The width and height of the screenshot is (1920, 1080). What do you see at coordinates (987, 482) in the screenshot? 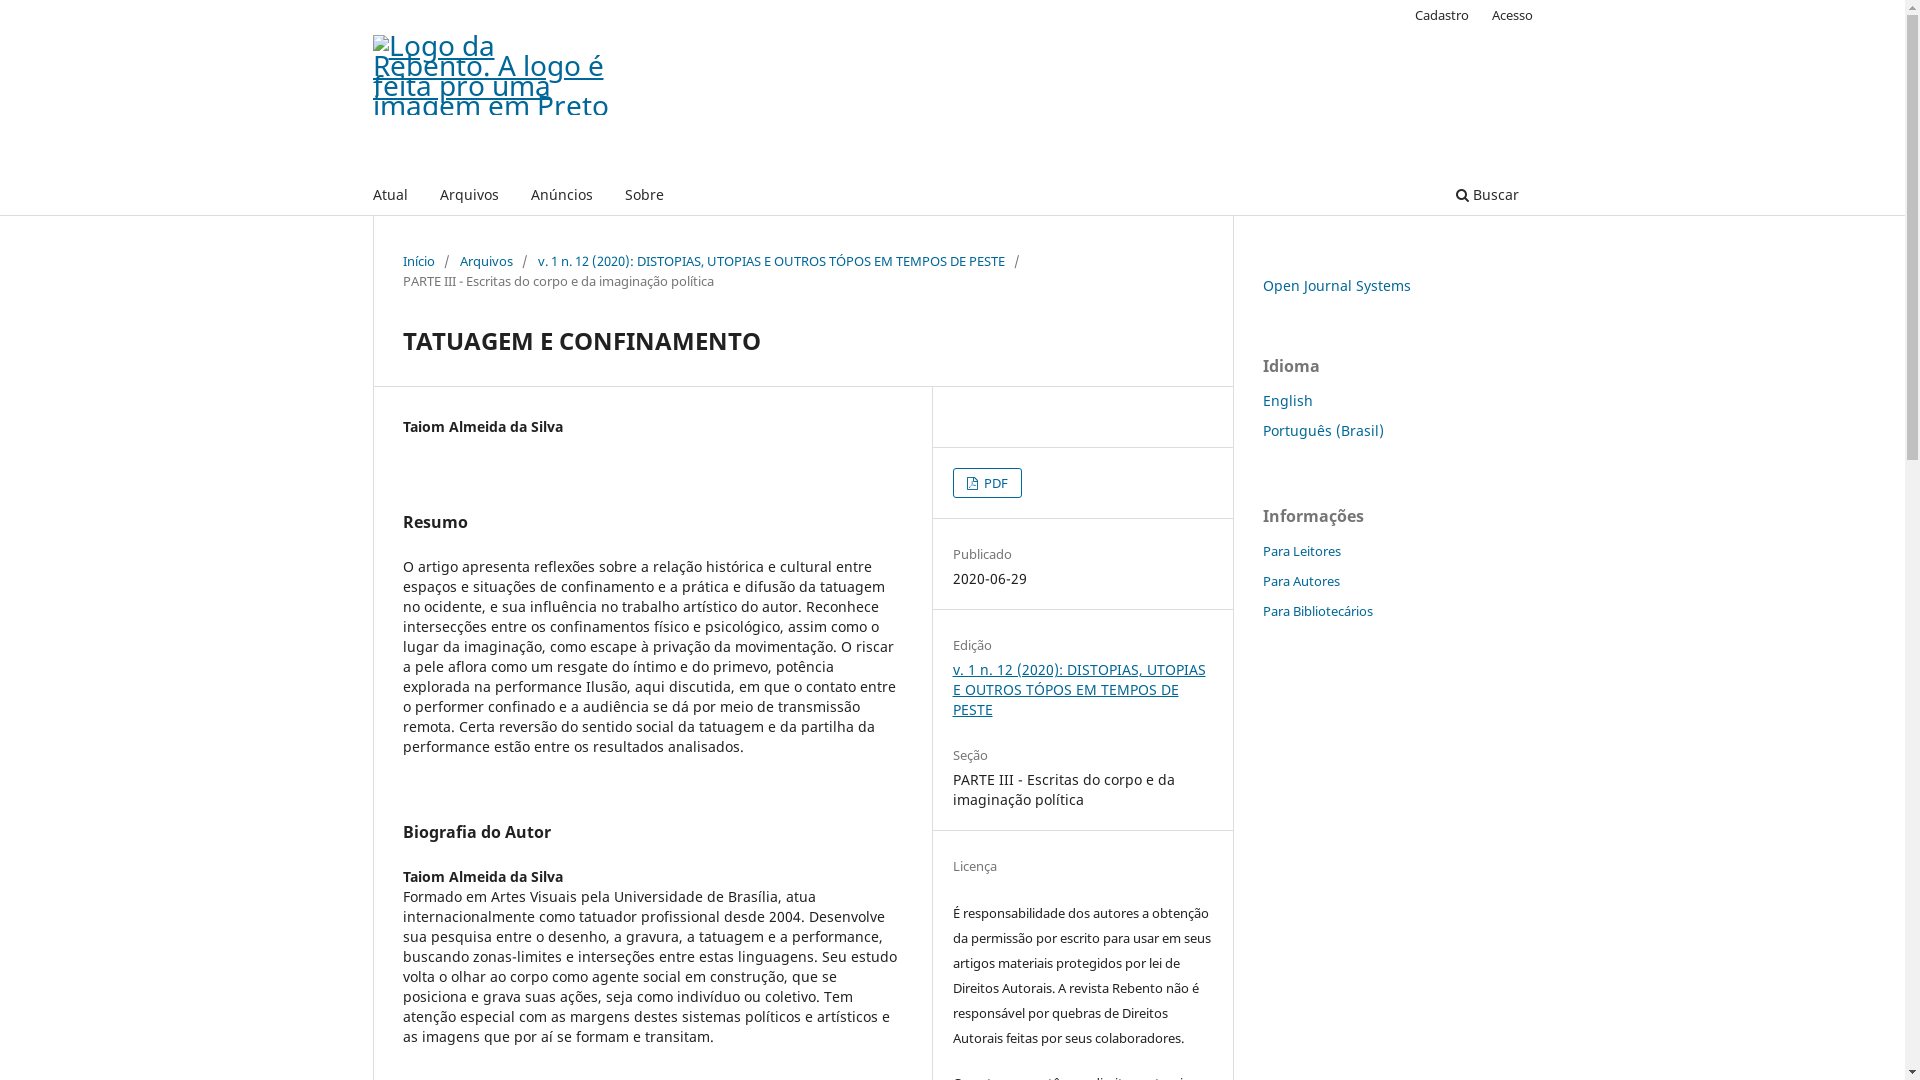
I see `'PDF'` at bounding box center [987, 482].